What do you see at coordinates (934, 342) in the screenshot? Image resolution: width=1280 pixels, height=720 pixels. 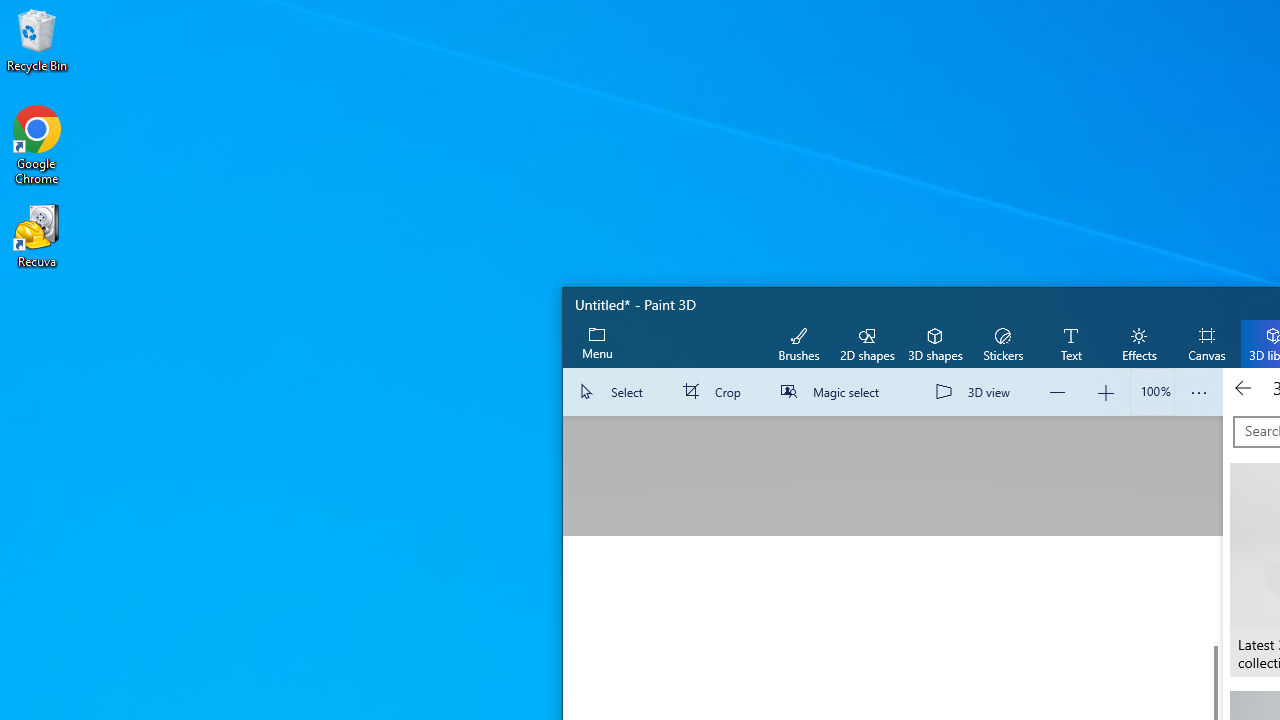 I see `'3D shapes'` at bounding box center [934, 342].